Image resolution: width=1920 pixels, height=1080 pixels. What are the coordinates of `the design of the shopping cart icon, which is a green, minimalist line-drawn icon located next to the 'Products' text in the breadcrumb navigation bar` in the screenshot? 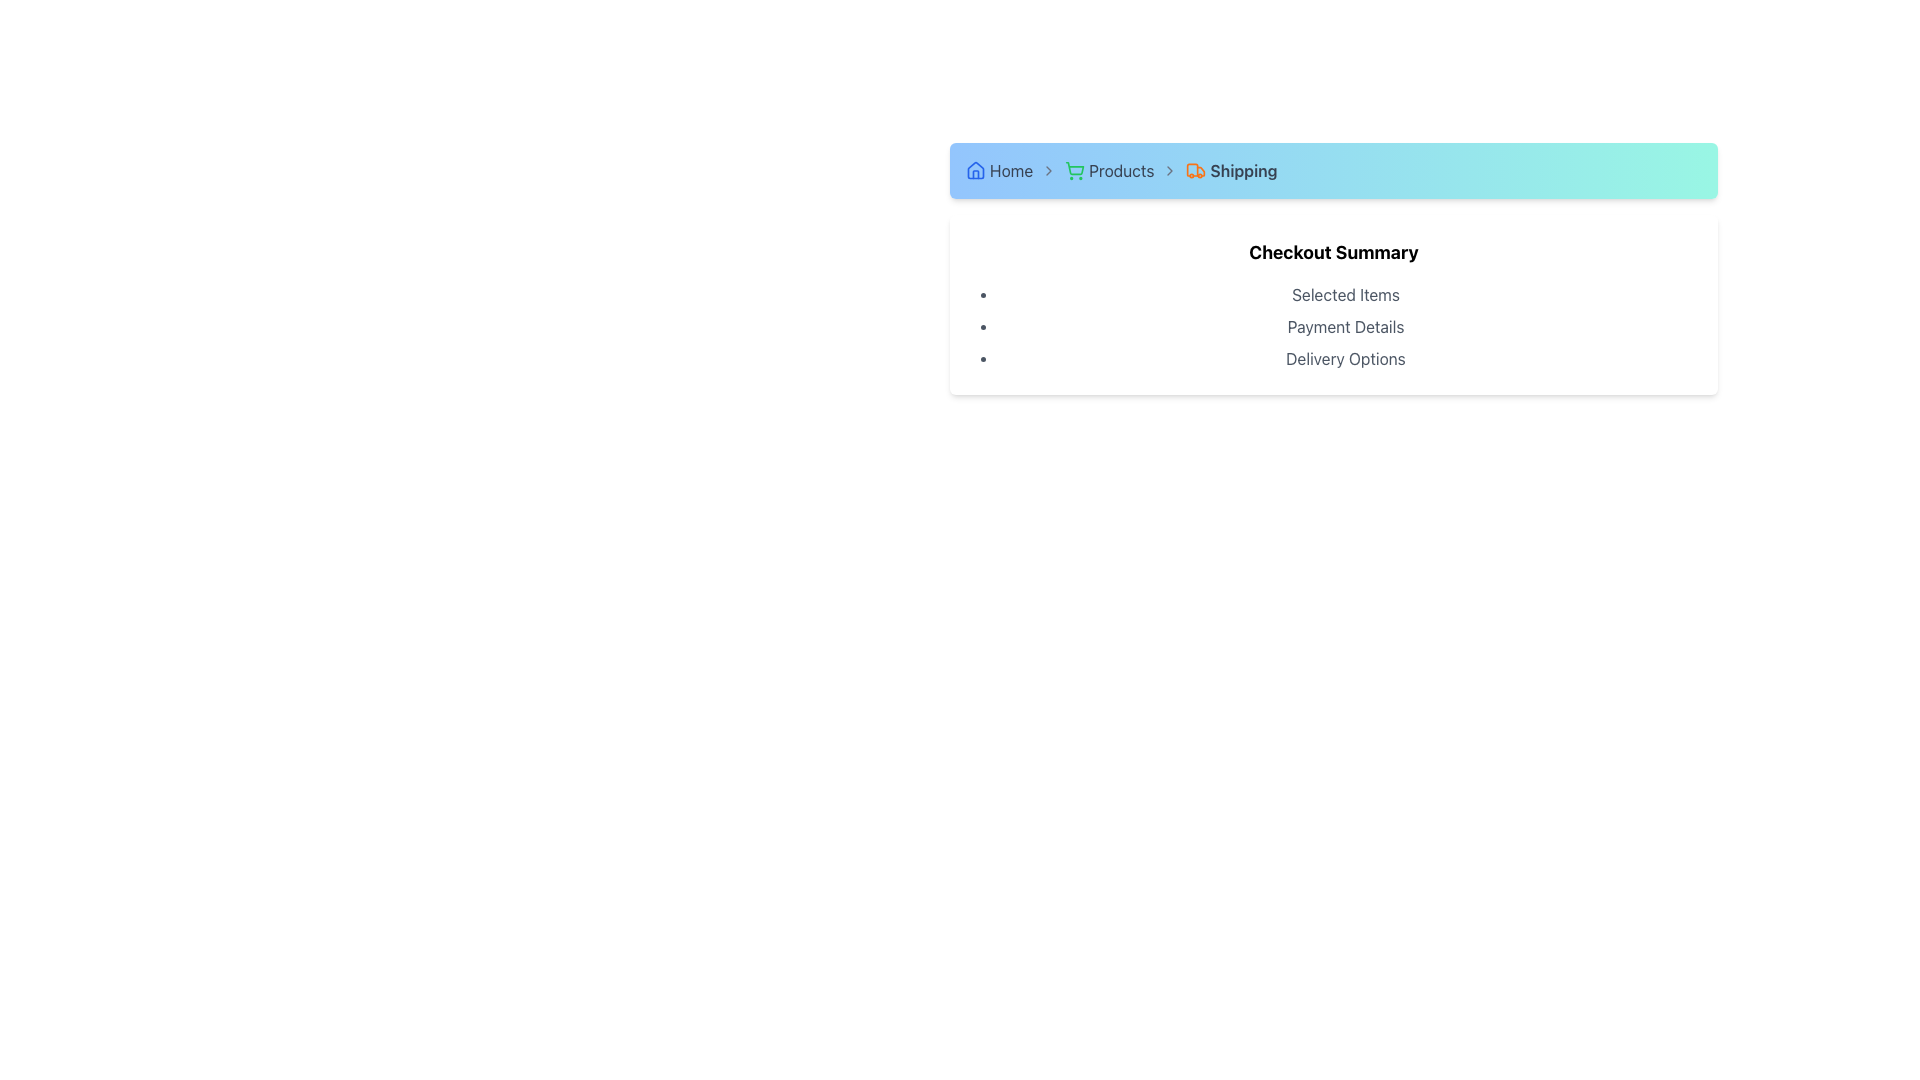 It's located at (1074, 169).